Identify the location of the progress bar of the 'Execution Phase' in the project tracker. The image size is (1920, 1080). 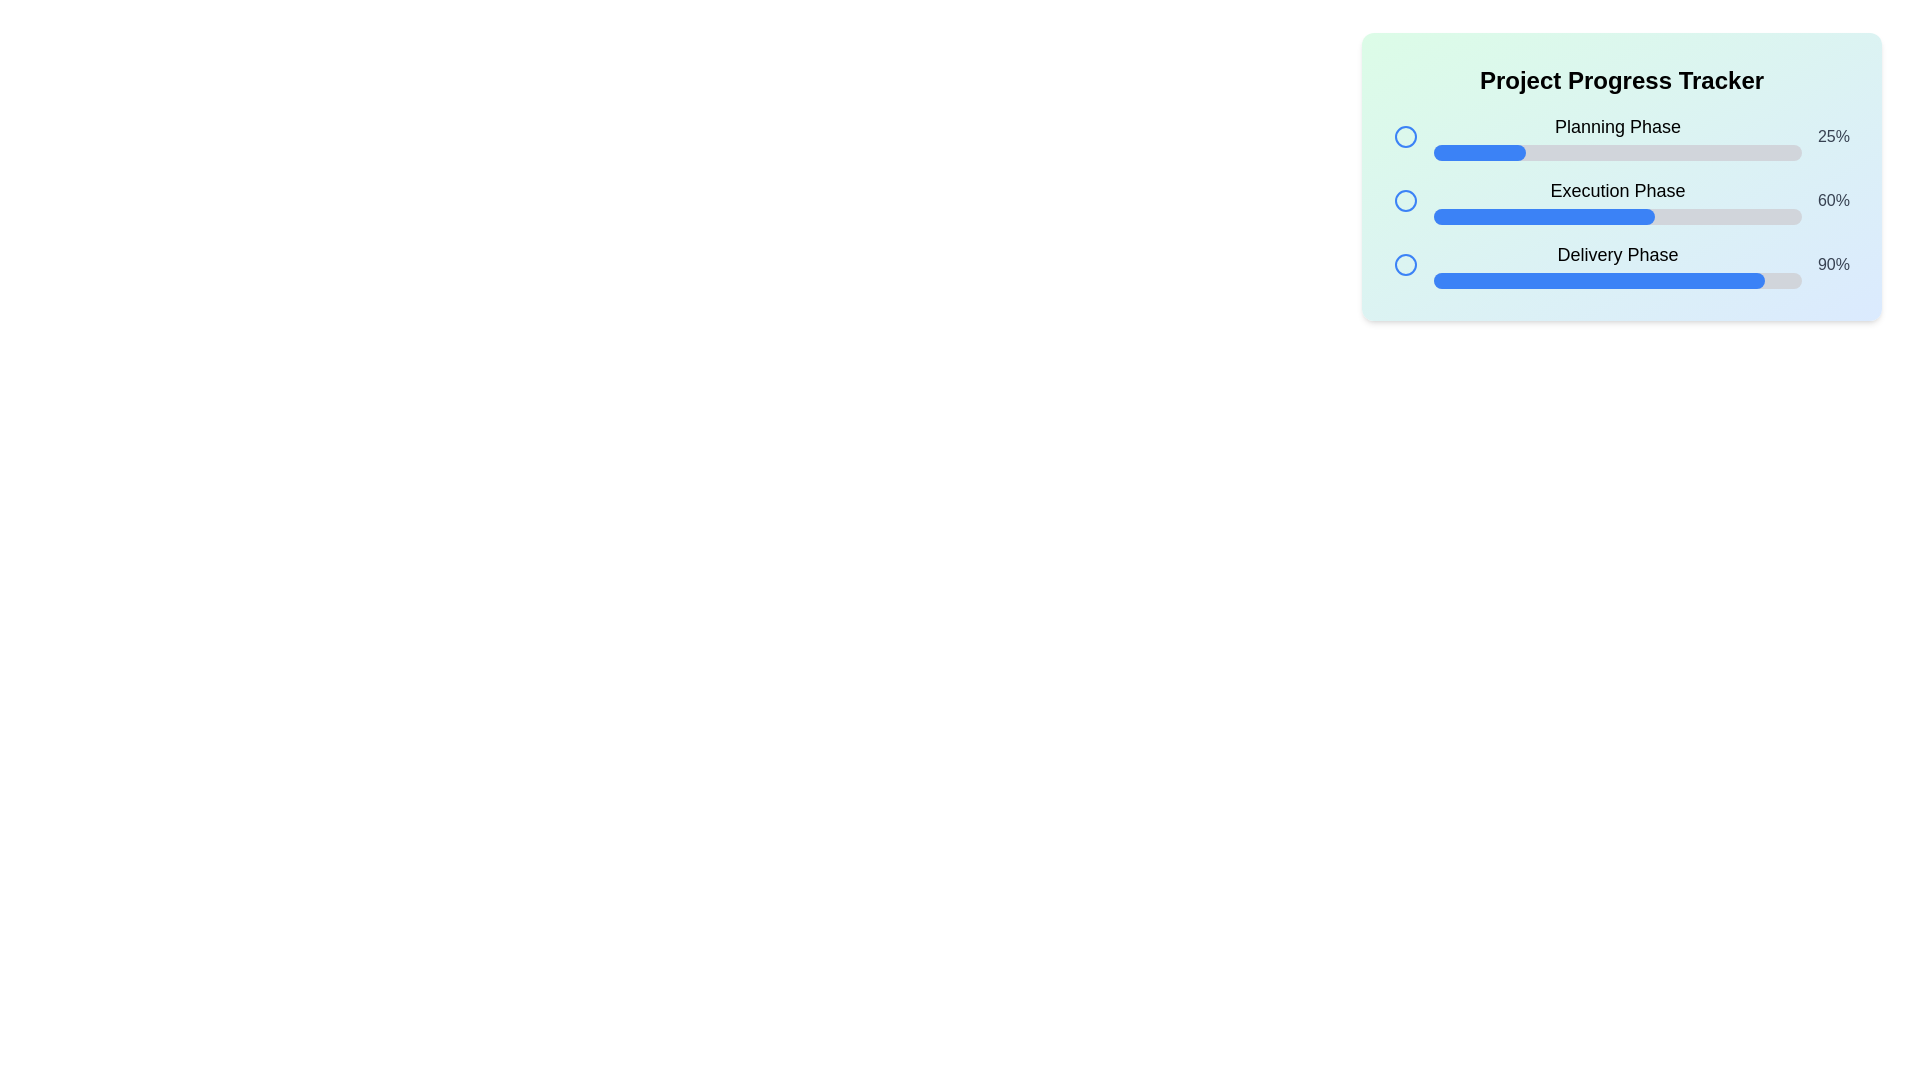
(1622, 200).